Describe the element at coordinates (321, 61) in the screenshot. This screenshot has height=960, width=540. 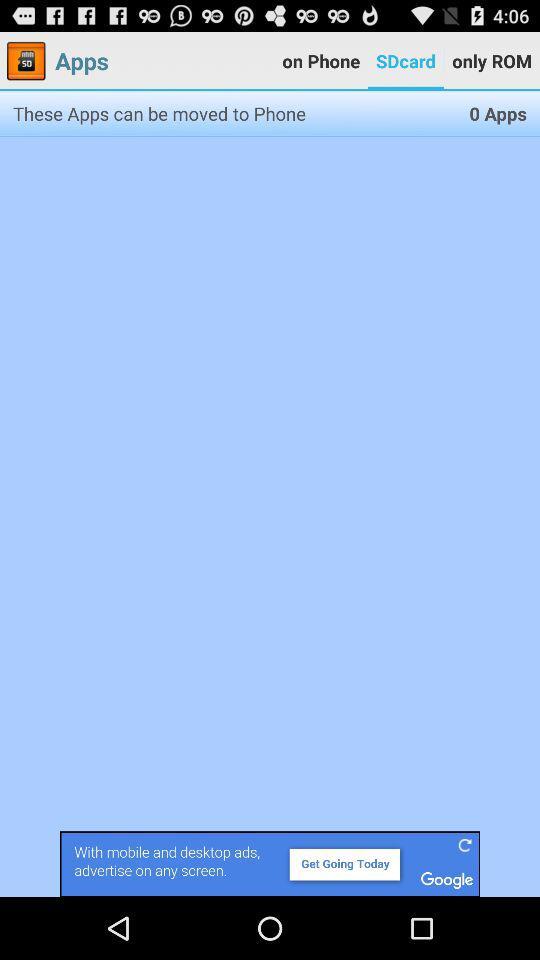
I see `on phone next to sdcard` at that location.